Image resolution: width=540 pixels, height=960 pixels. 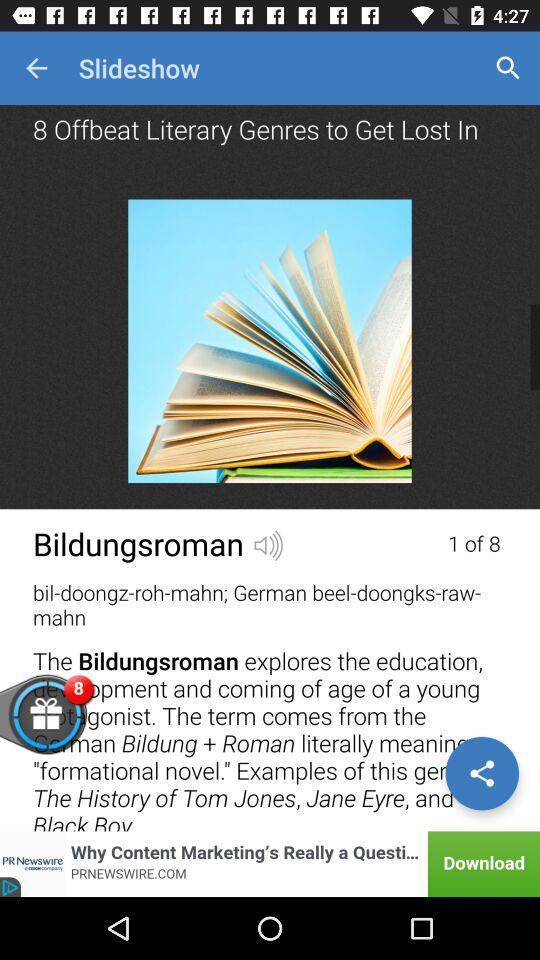 What do you see at coordinates (481, 772) in the screenshot?
I see `the share icon` at bounding box center [481, 772].